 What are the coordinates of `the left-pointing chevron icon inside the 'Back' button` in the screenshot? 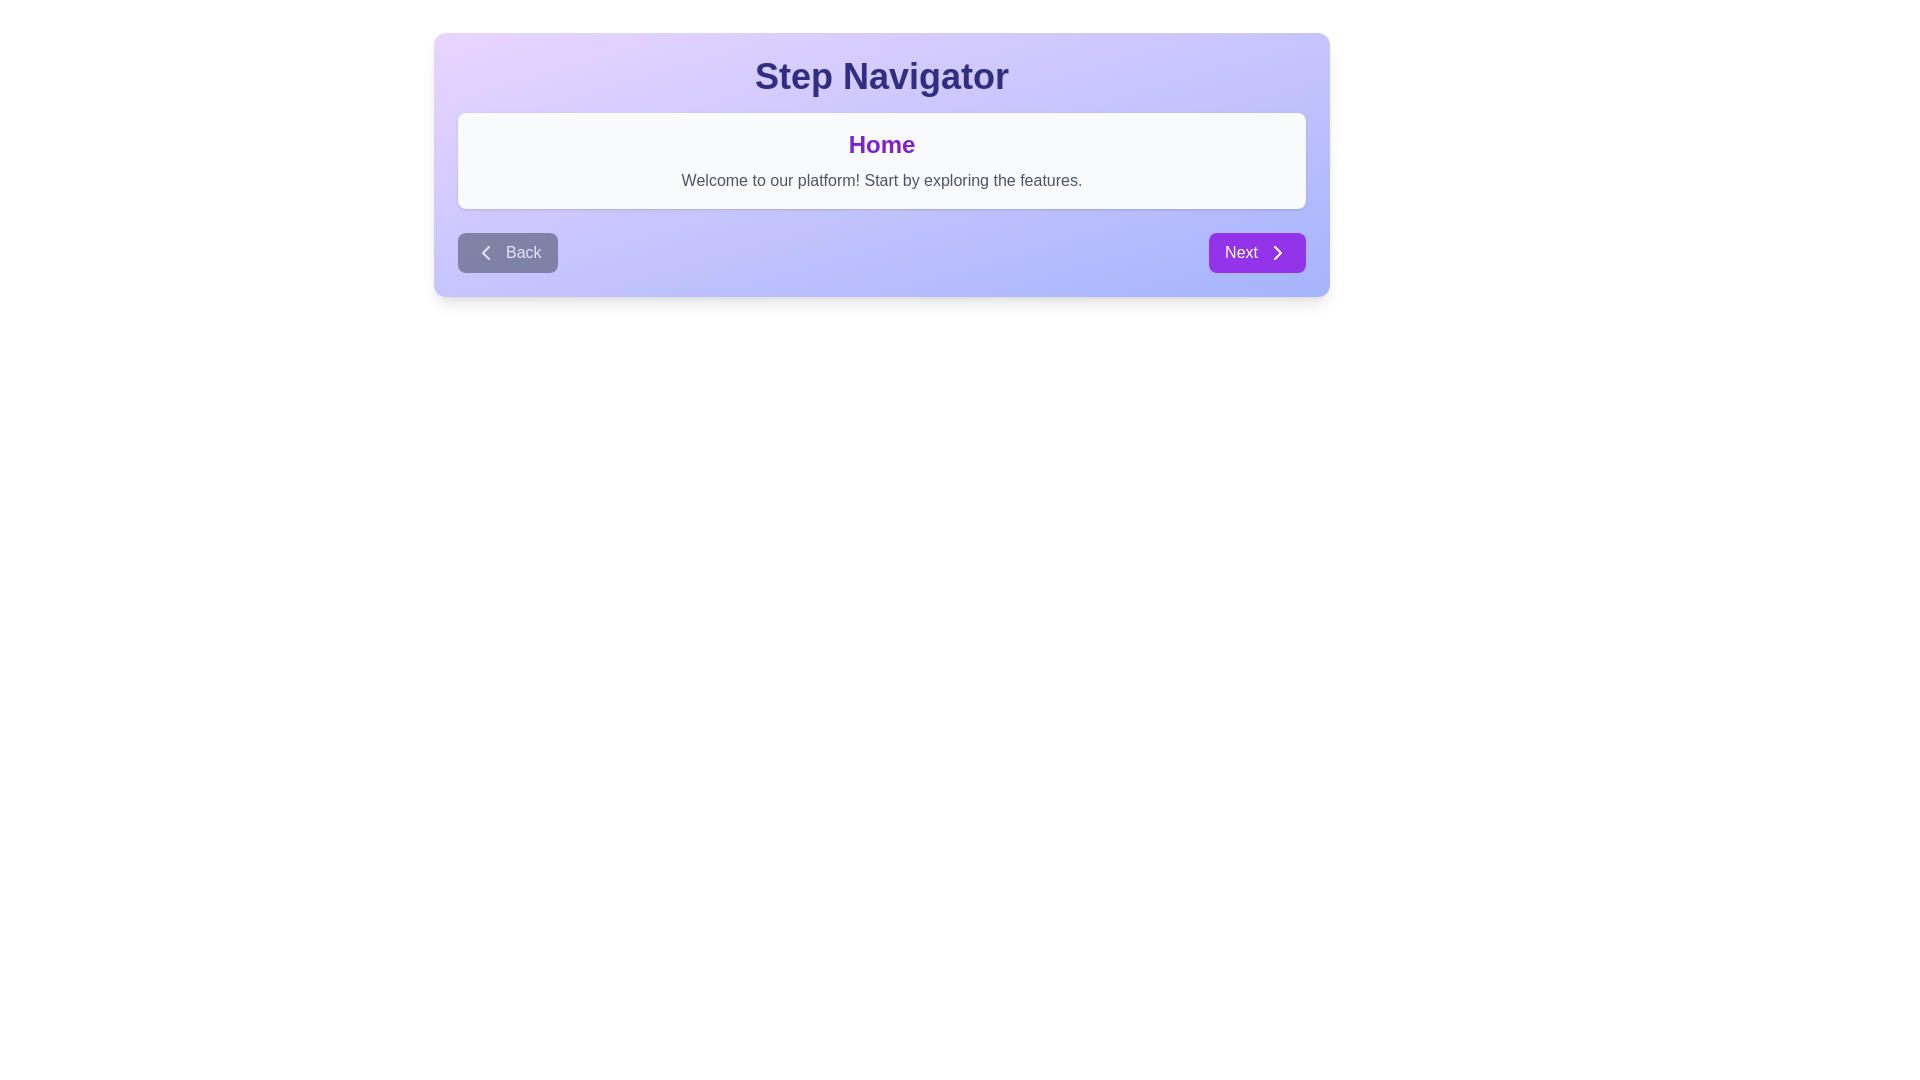 It's located at (485, 252).